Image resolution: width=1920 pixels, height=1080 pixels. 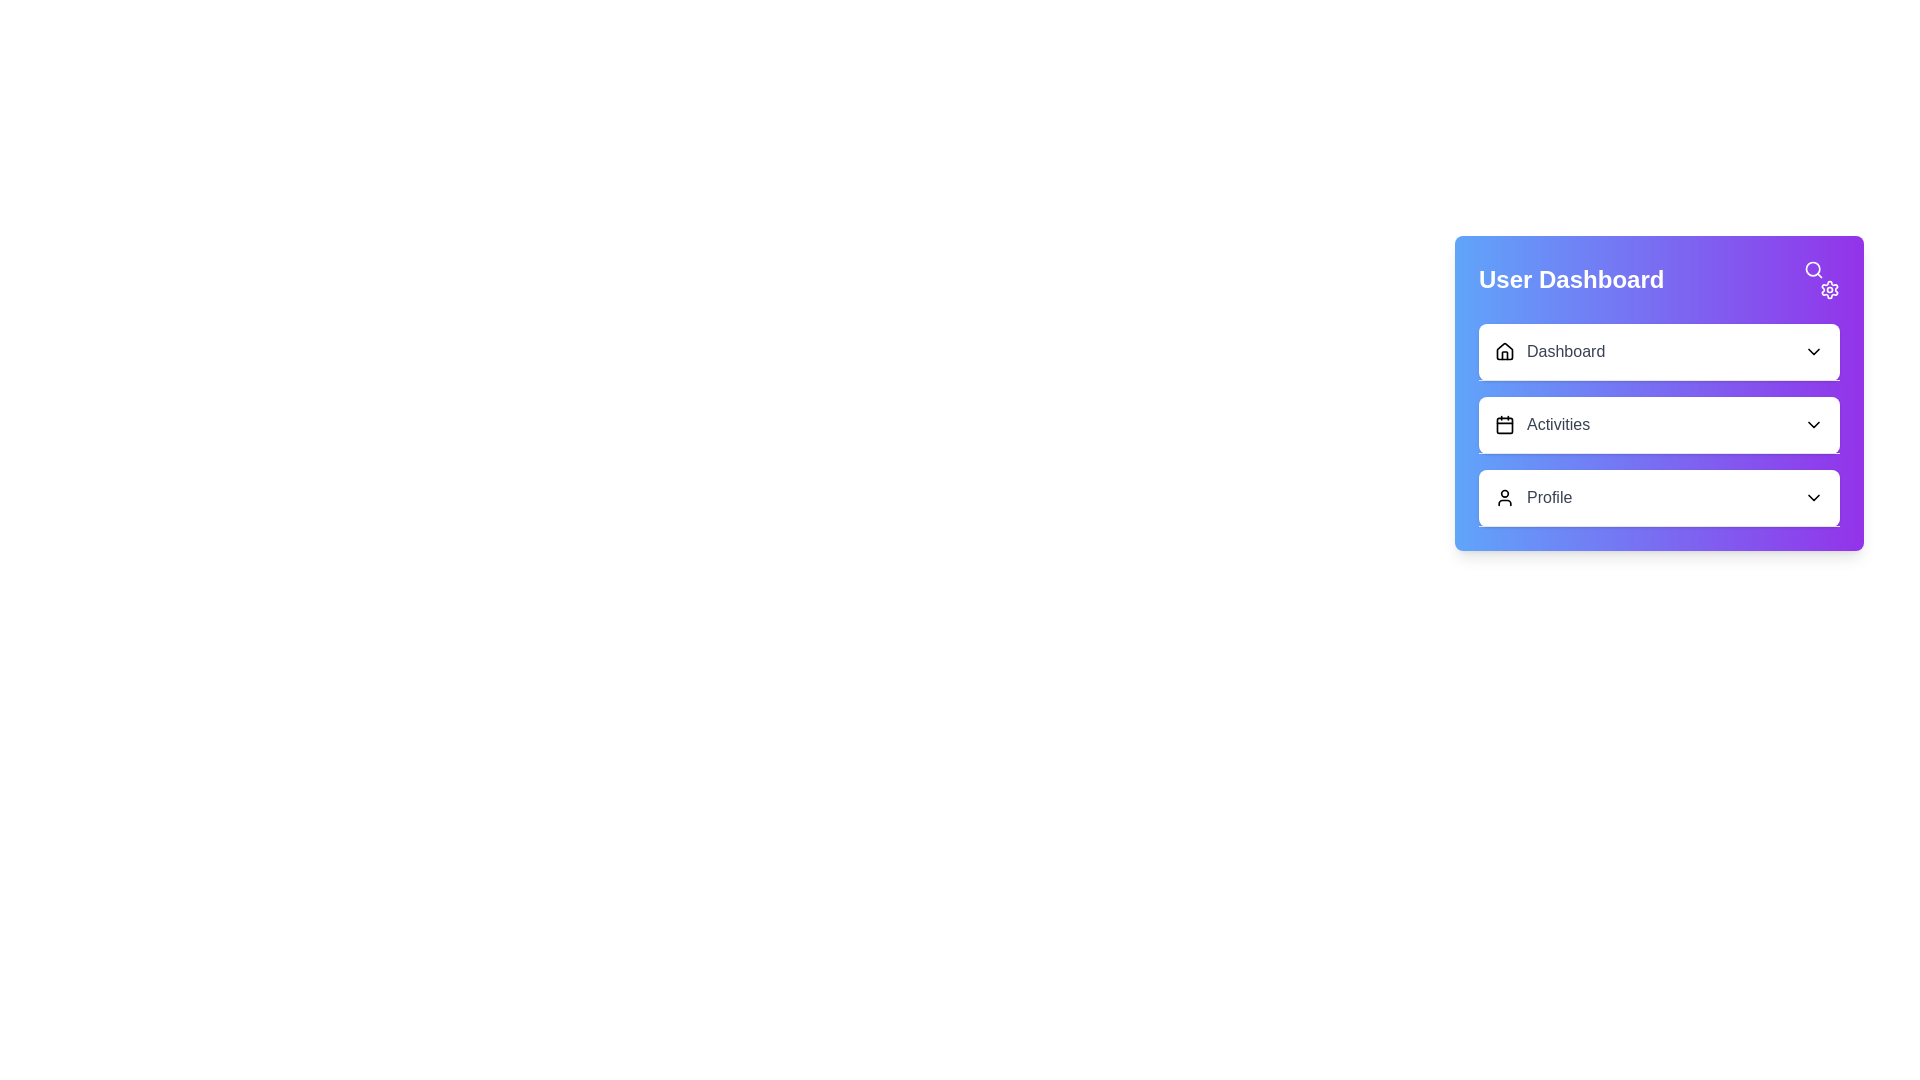 What do you see at coordinates (1548, 496) in the screenshot?
I see `the text label describing the user profile option located in the third row of the vertical list, immediately to the right of the user icon` at bounding box center [1548, 496].